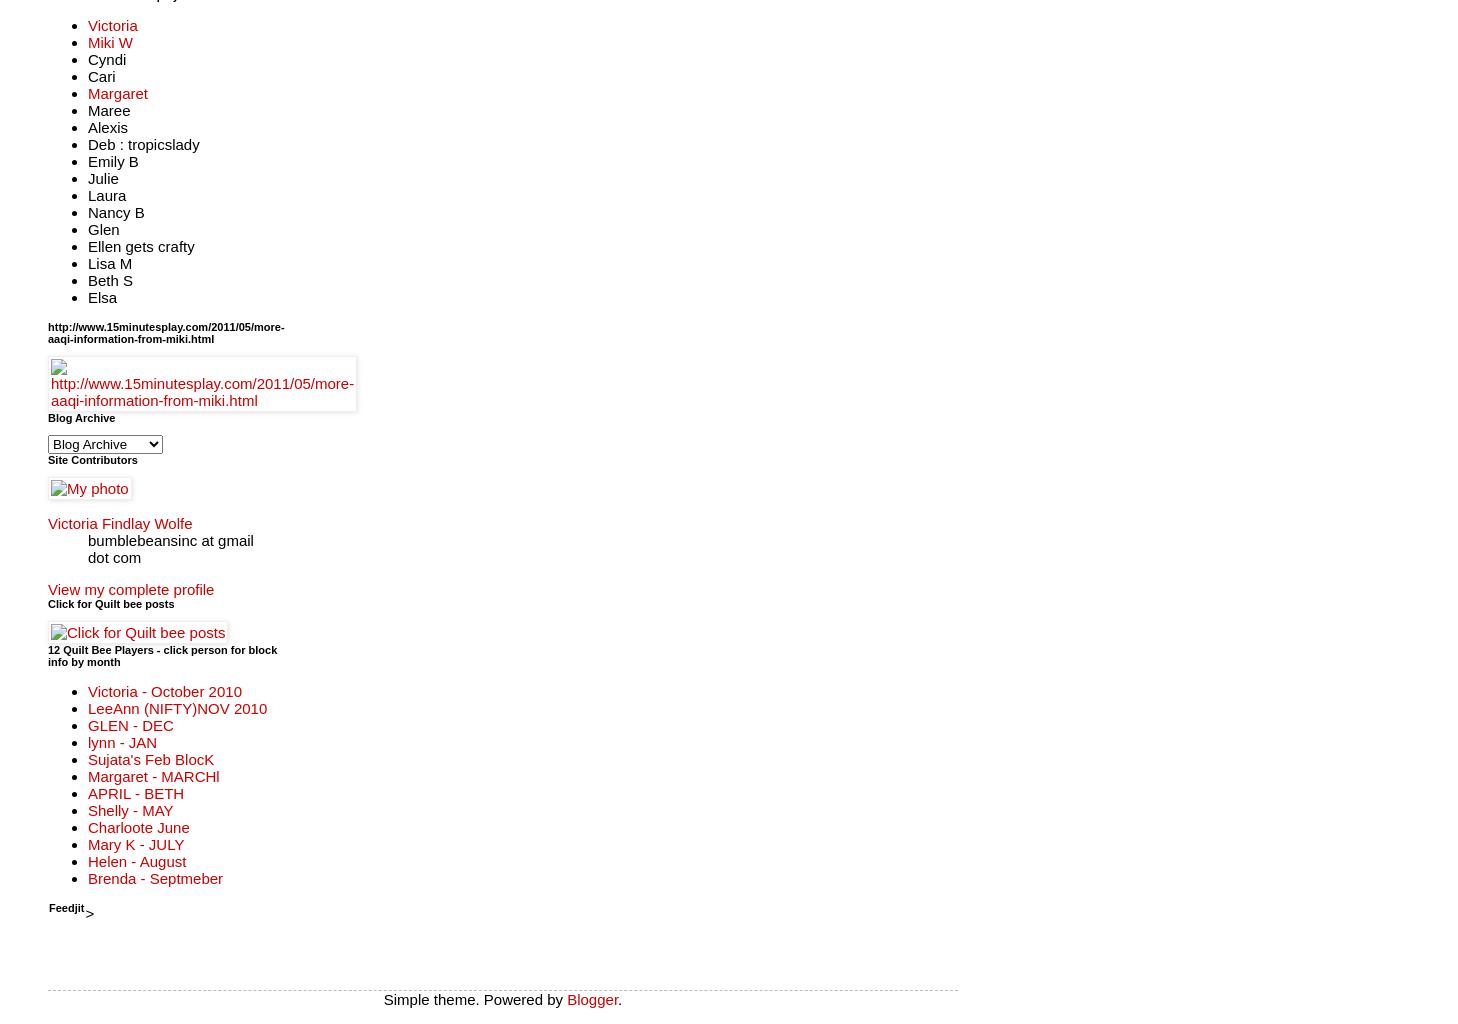  I want to click on 'Laura', so click(106, 194).